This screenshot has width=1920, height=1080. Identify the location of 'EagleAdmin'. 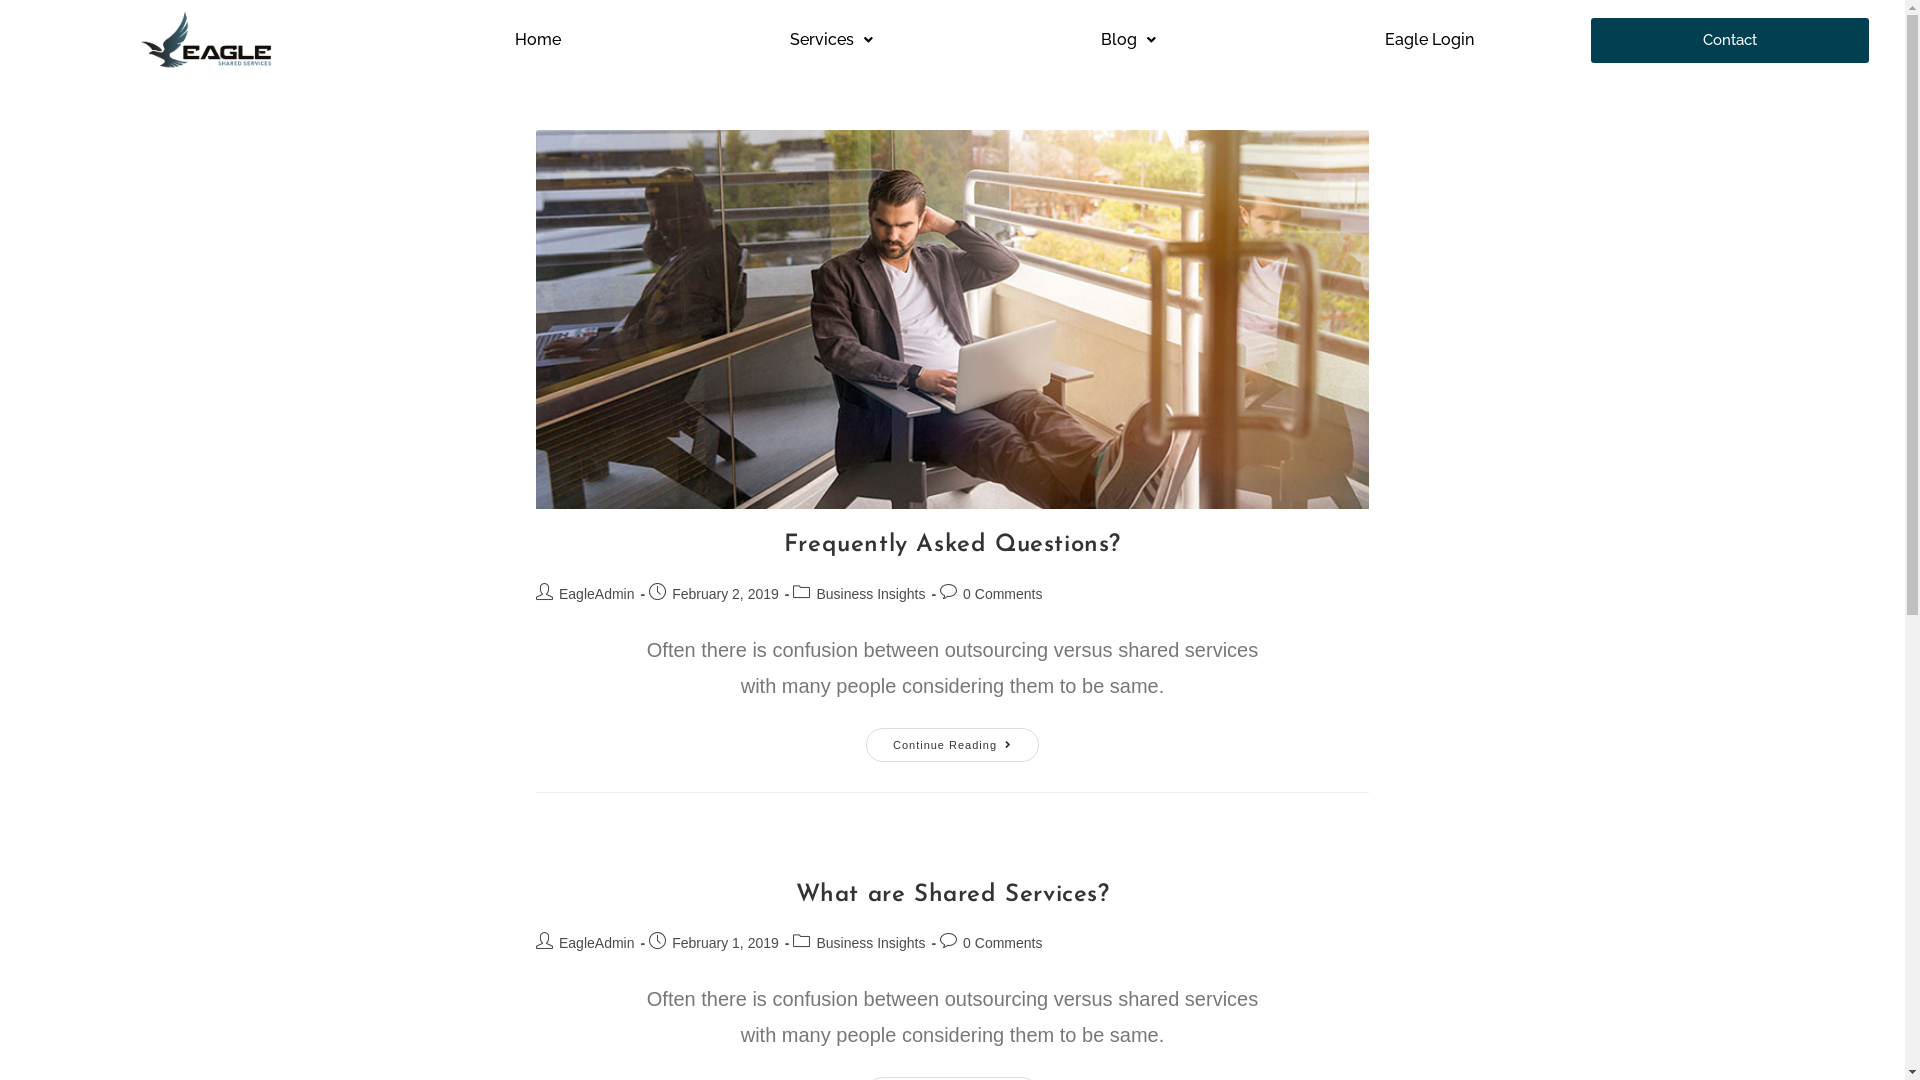
(595, 593).